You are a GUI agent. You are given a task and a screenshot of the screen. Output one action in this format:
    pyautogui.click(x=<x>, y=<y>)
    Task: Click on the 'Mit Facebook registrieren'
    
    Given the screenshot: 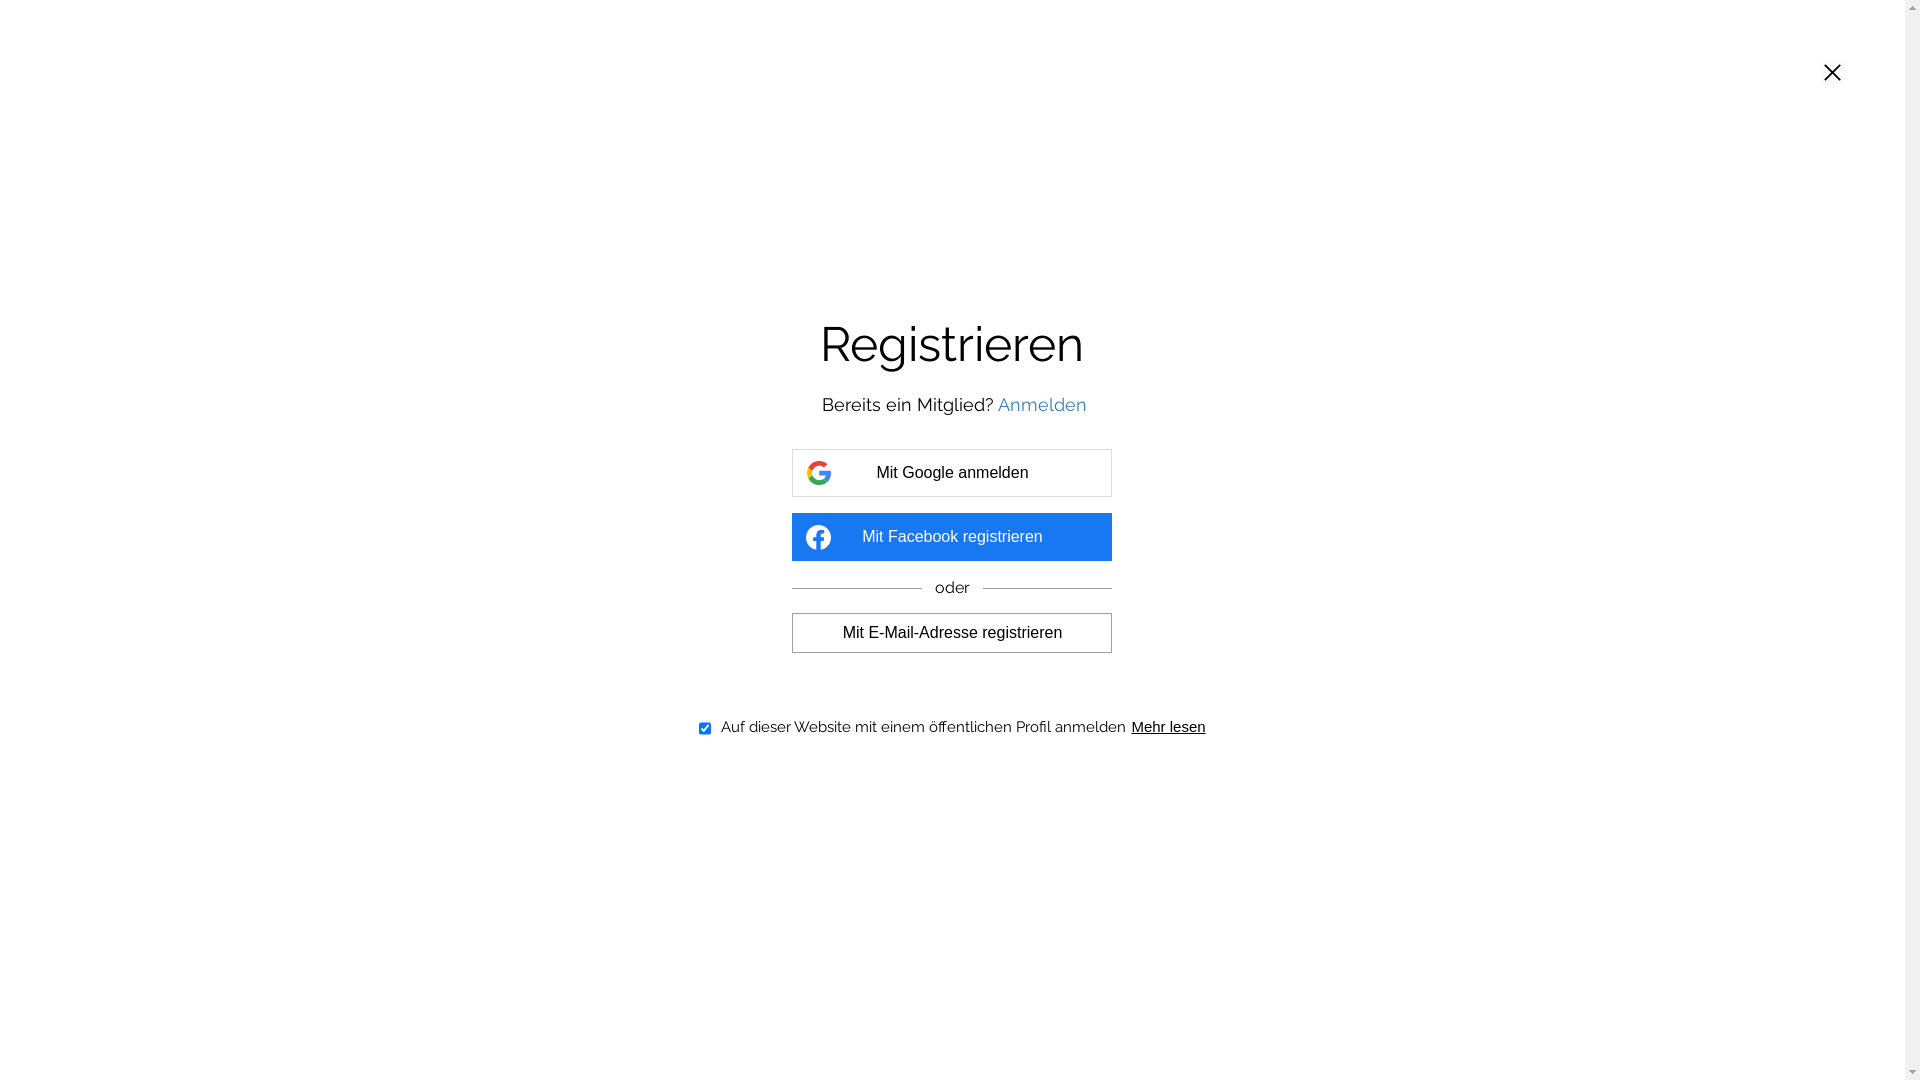 What is the action you would take?
    pyautogui.click(x=950, y=535)
    